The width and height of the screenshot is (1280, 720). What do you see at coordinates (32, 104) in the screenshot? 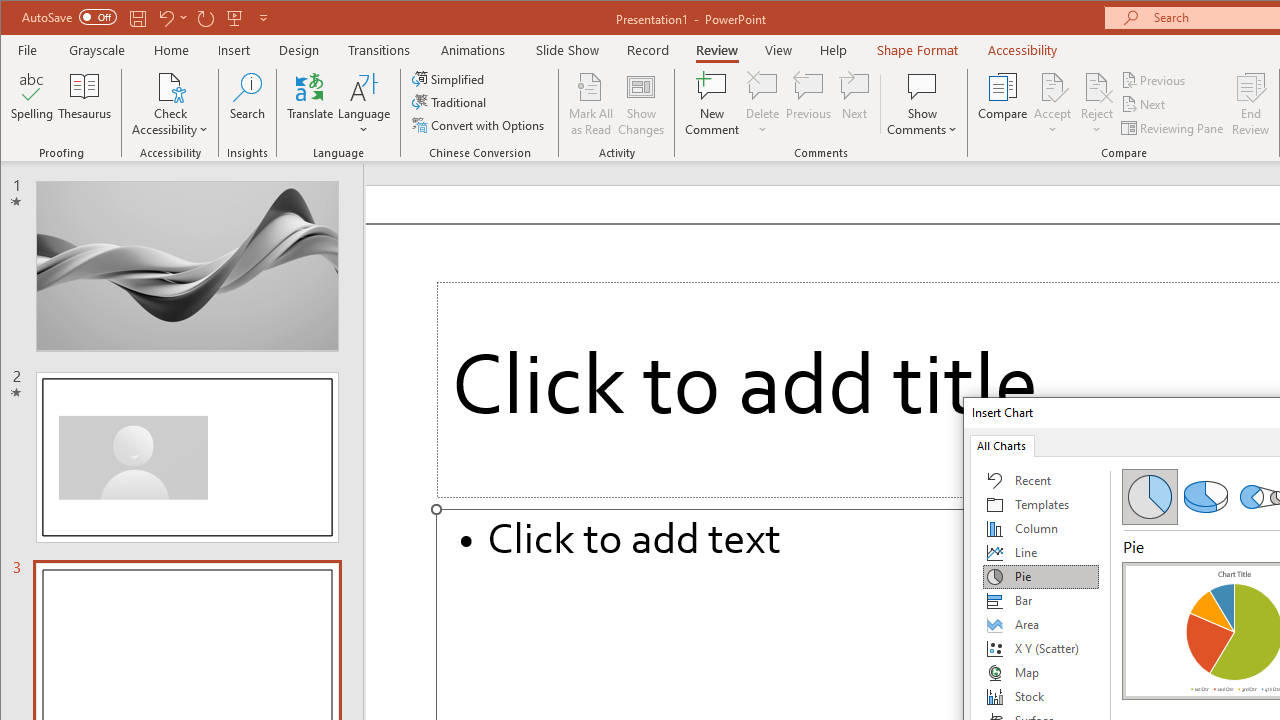
I see `'Spelling...'` at bounding box center [32, 104].